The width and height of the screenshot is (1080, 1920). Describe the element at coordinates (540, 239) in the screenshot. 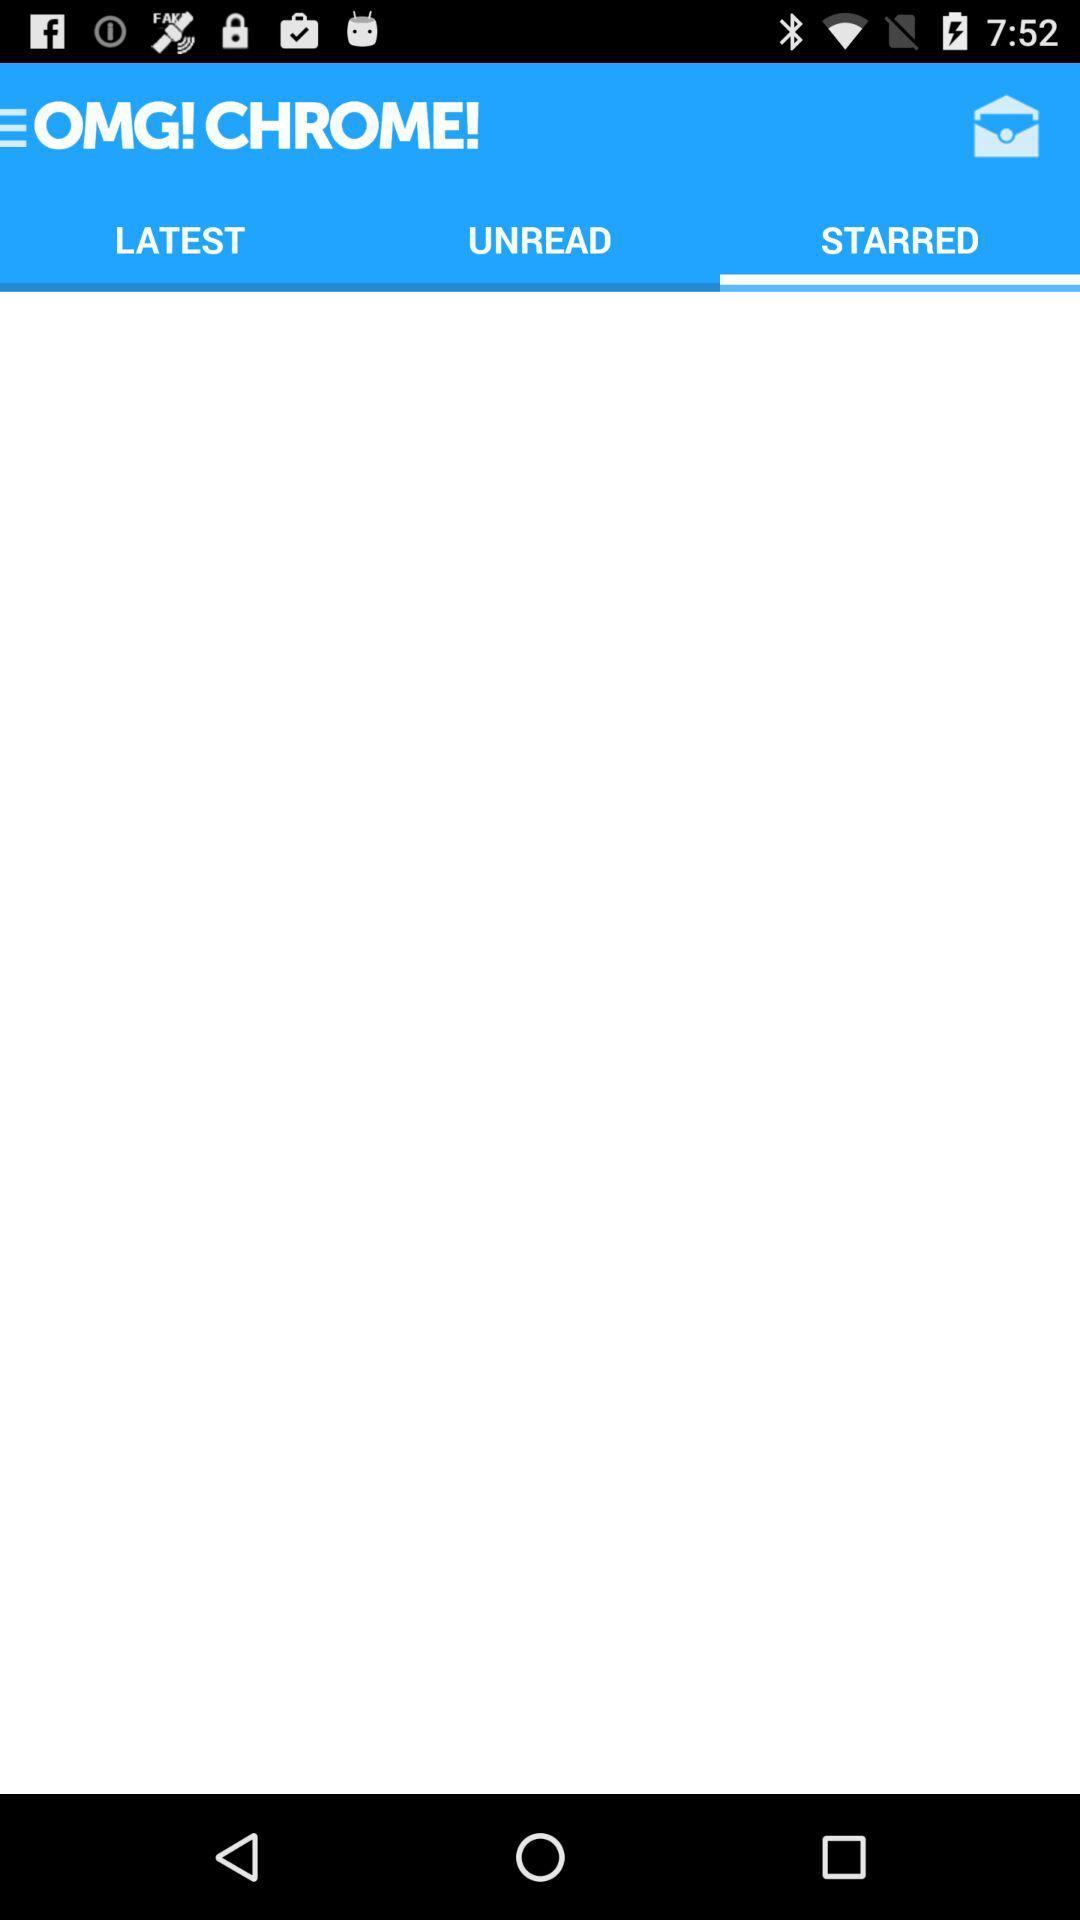

I see `the icon next to starred icon` at that location.